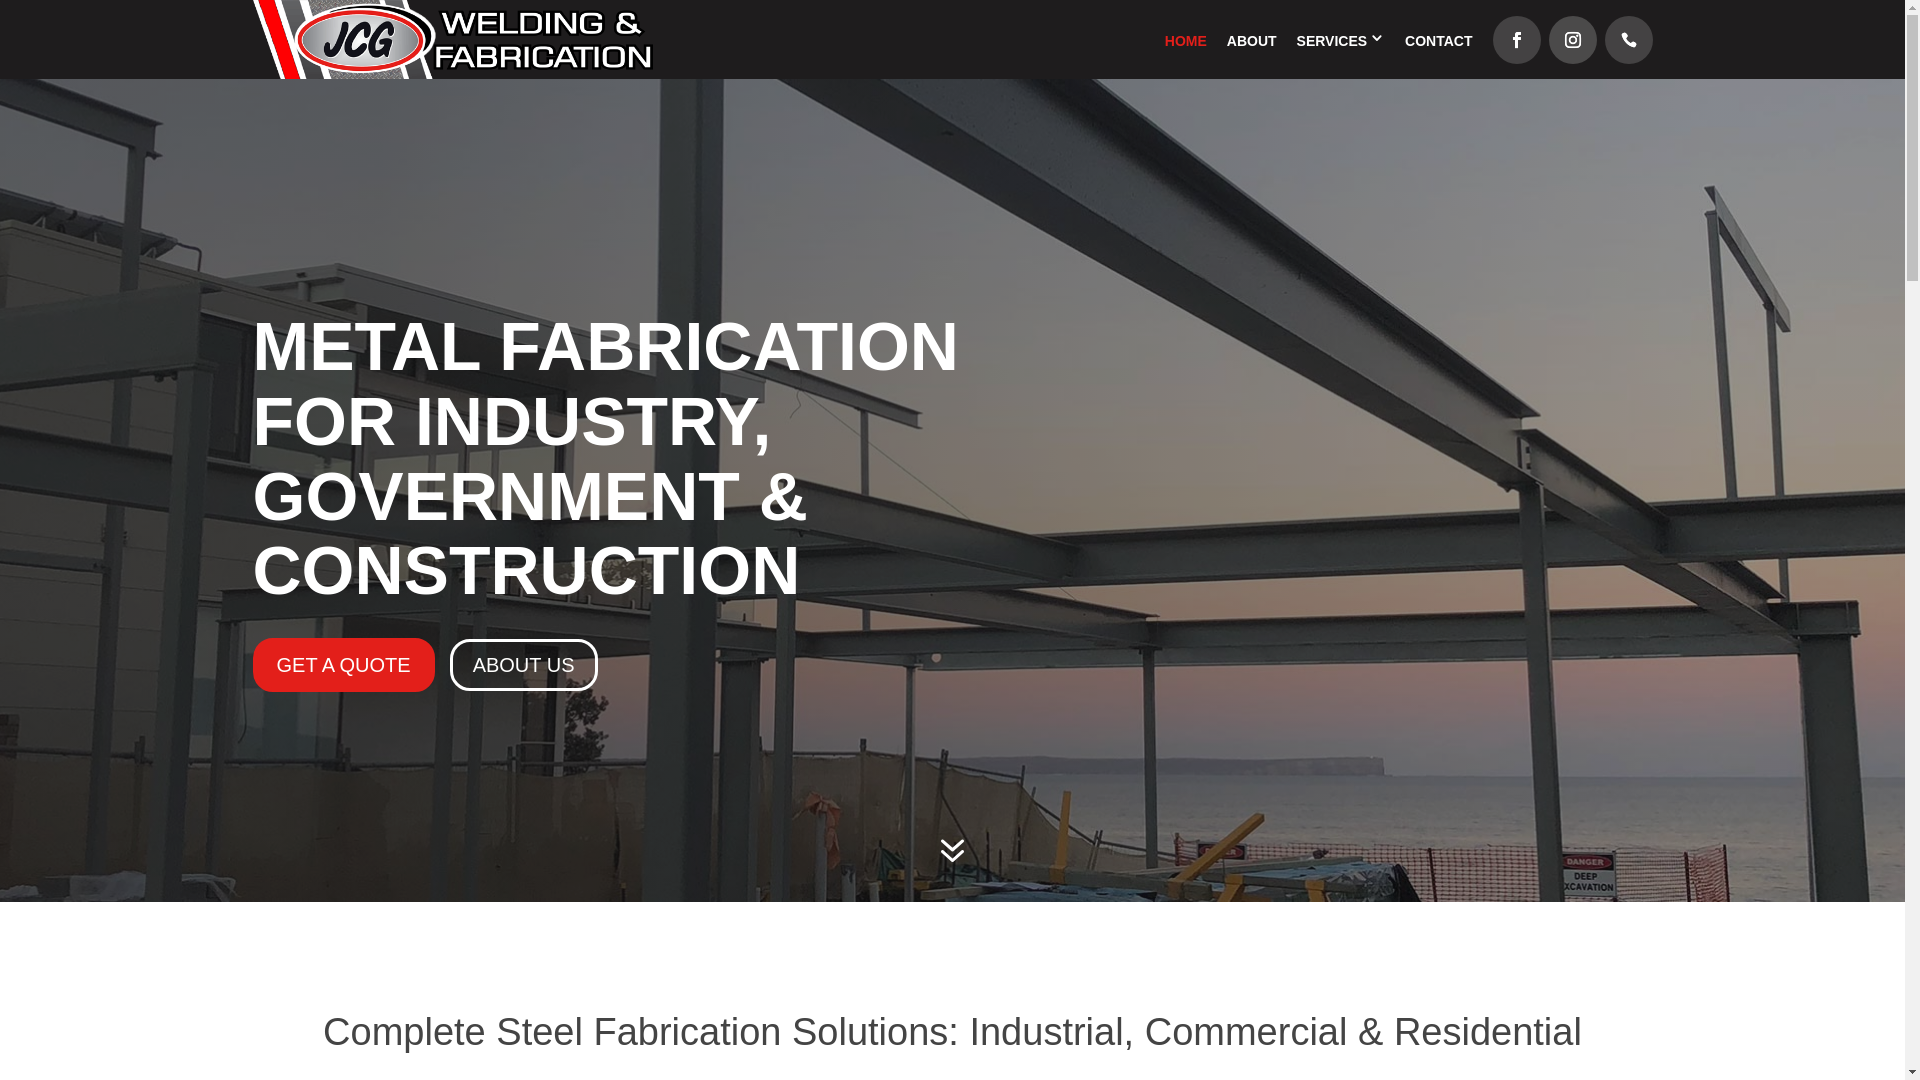  What do you see at coordinates (1251, 41) in the screenshot?
I see `'ABOUT'` at bounding box center [1251, 41].